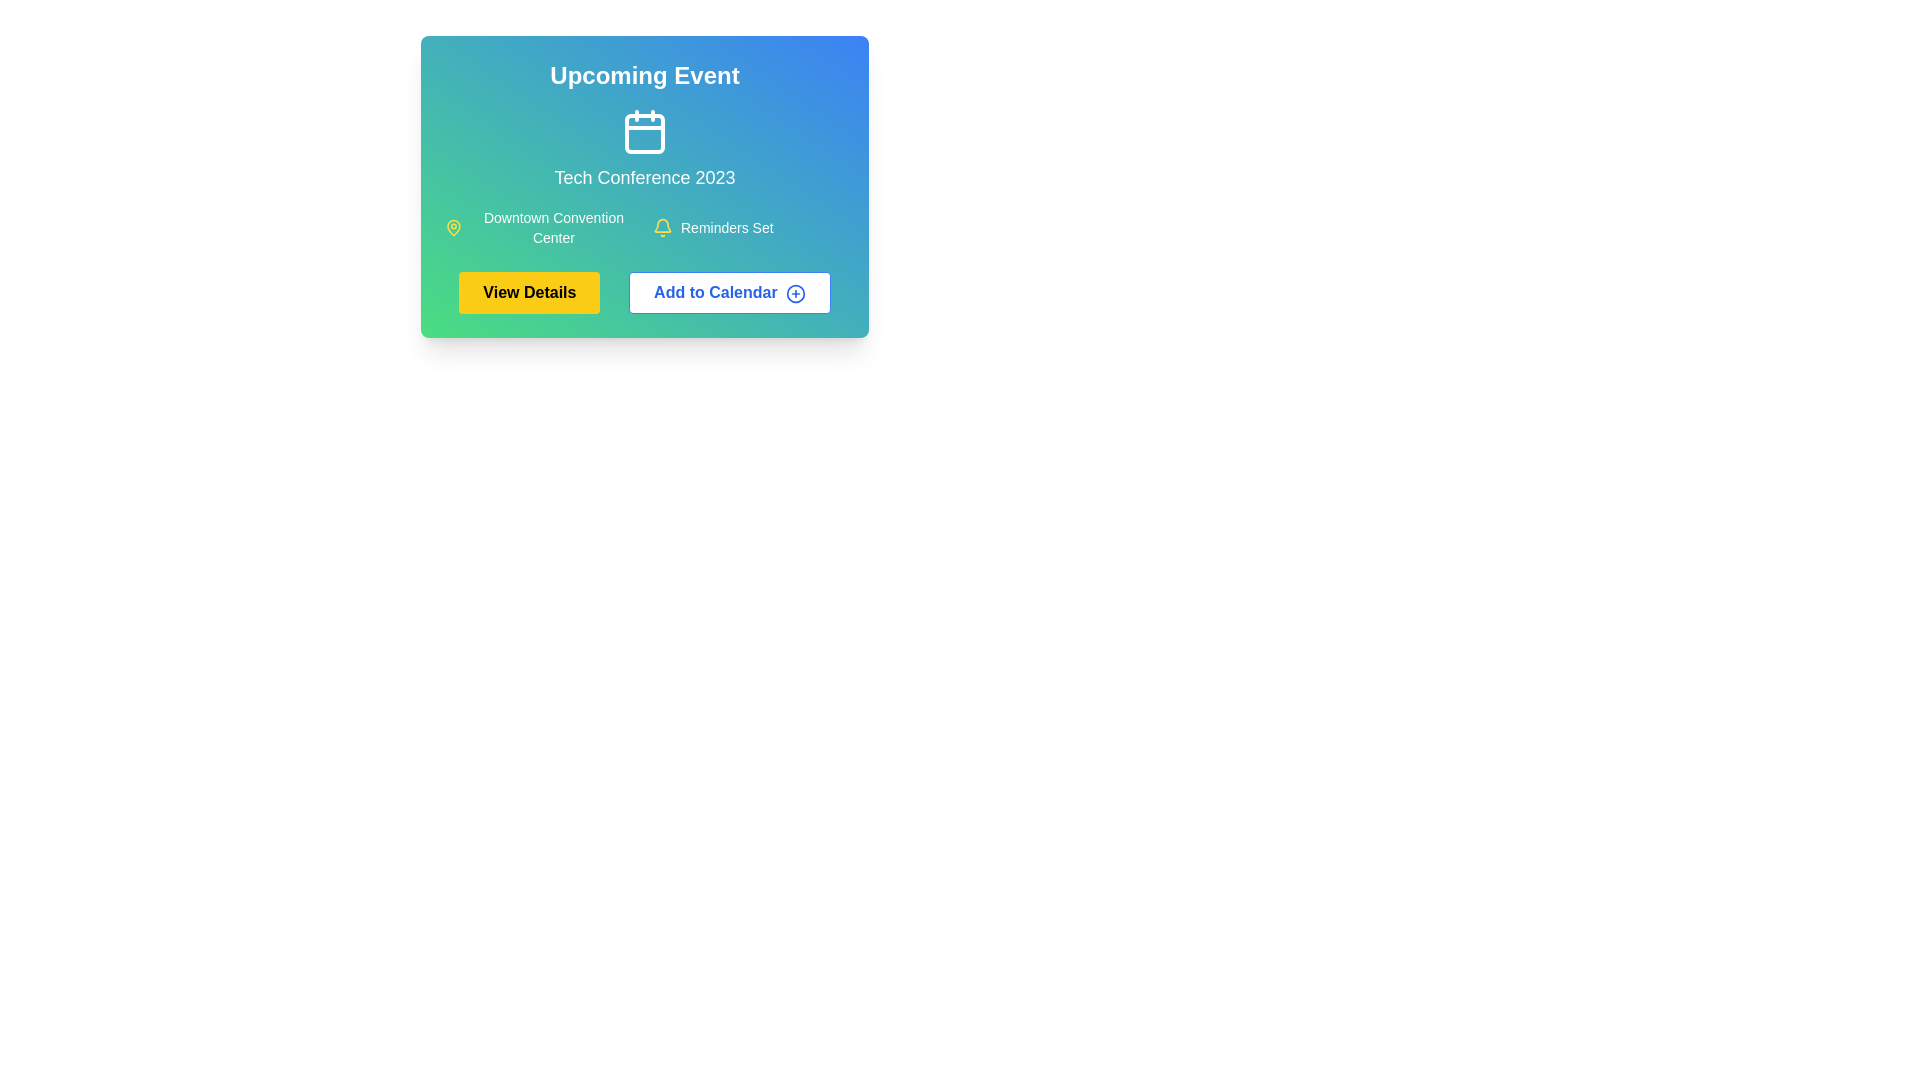 This screenshot has width=1920, height=1080. Describe the element at coordinates (553, 226) in the screenshot. I see `the text label displaying 'Downtown Convention Center', which is styled in white and located centrally under the event title 'Tech Conference 2023'` at that location.